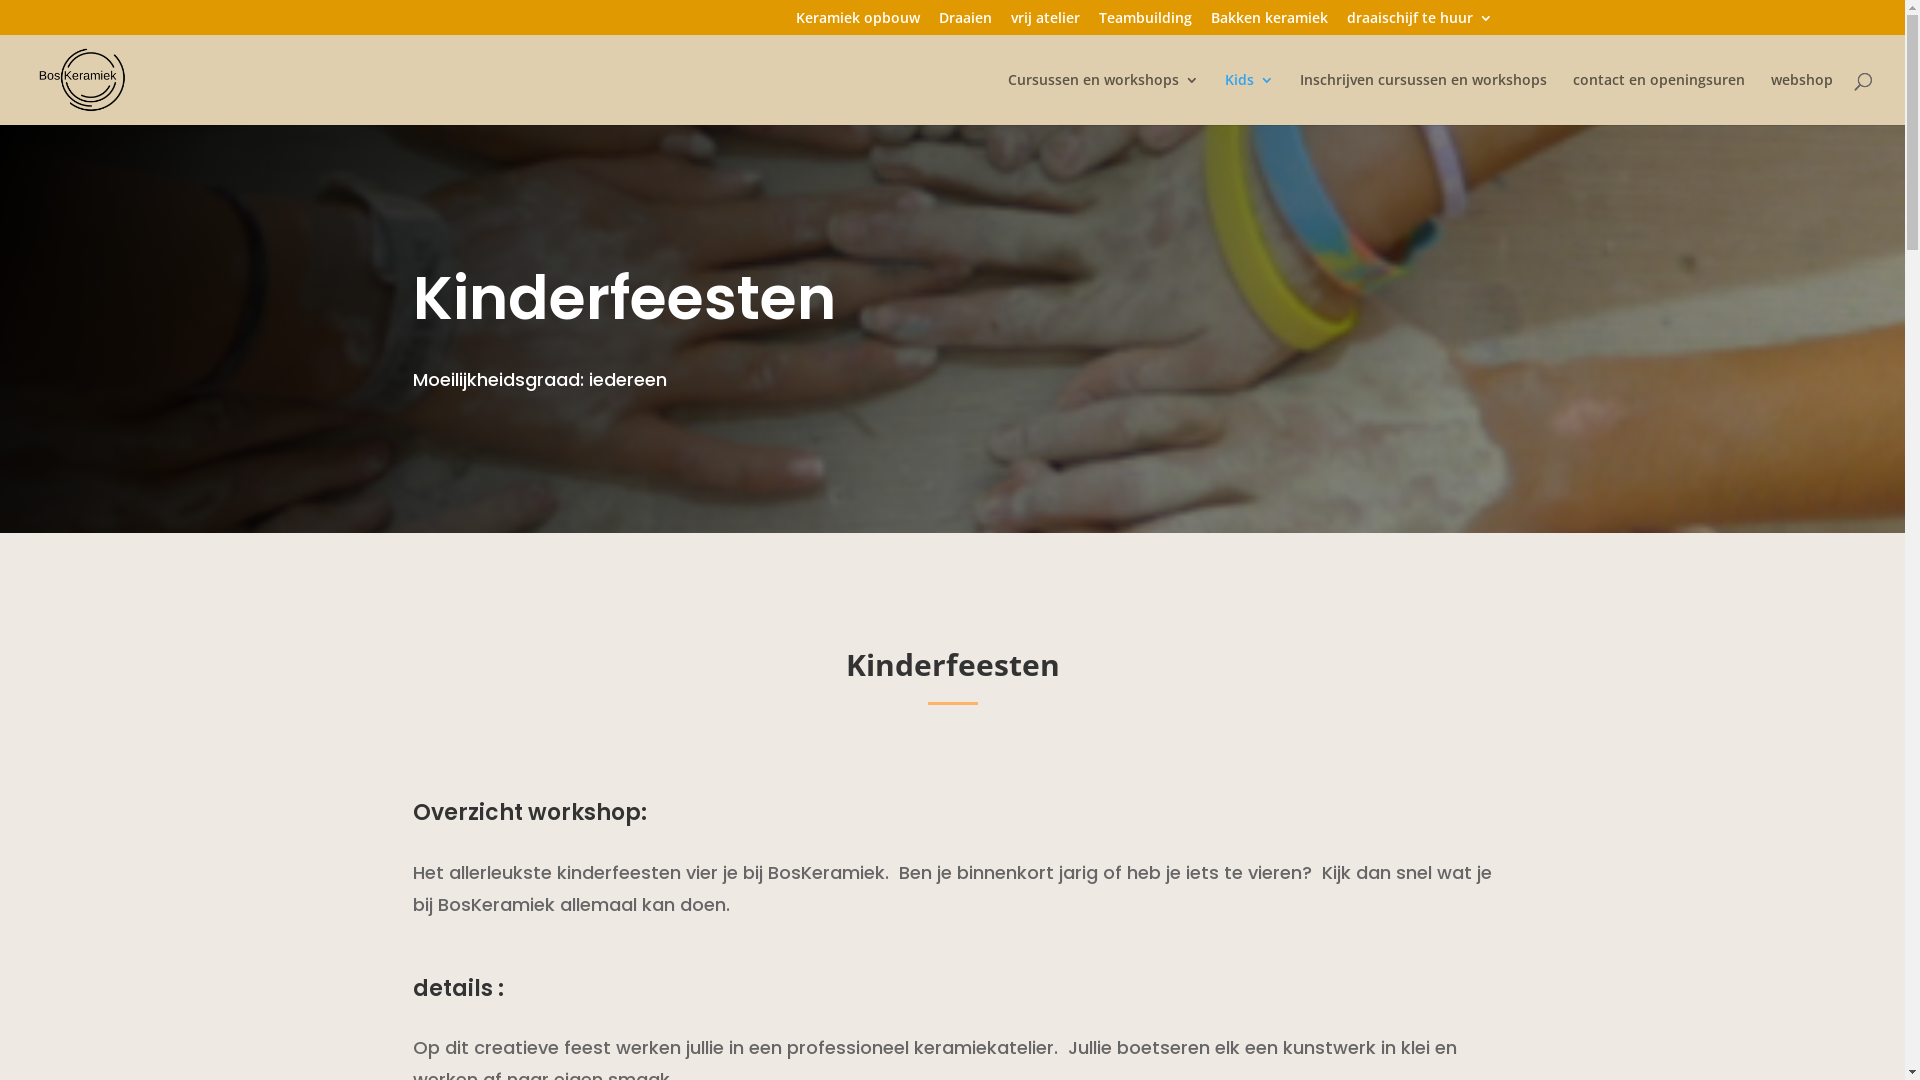 This screenshot has height=1080, width=1920. Describe the element at coordinates (1422, 99) in the screenshot. I see `'Inschrijven cursussen en workshops'` at that location.